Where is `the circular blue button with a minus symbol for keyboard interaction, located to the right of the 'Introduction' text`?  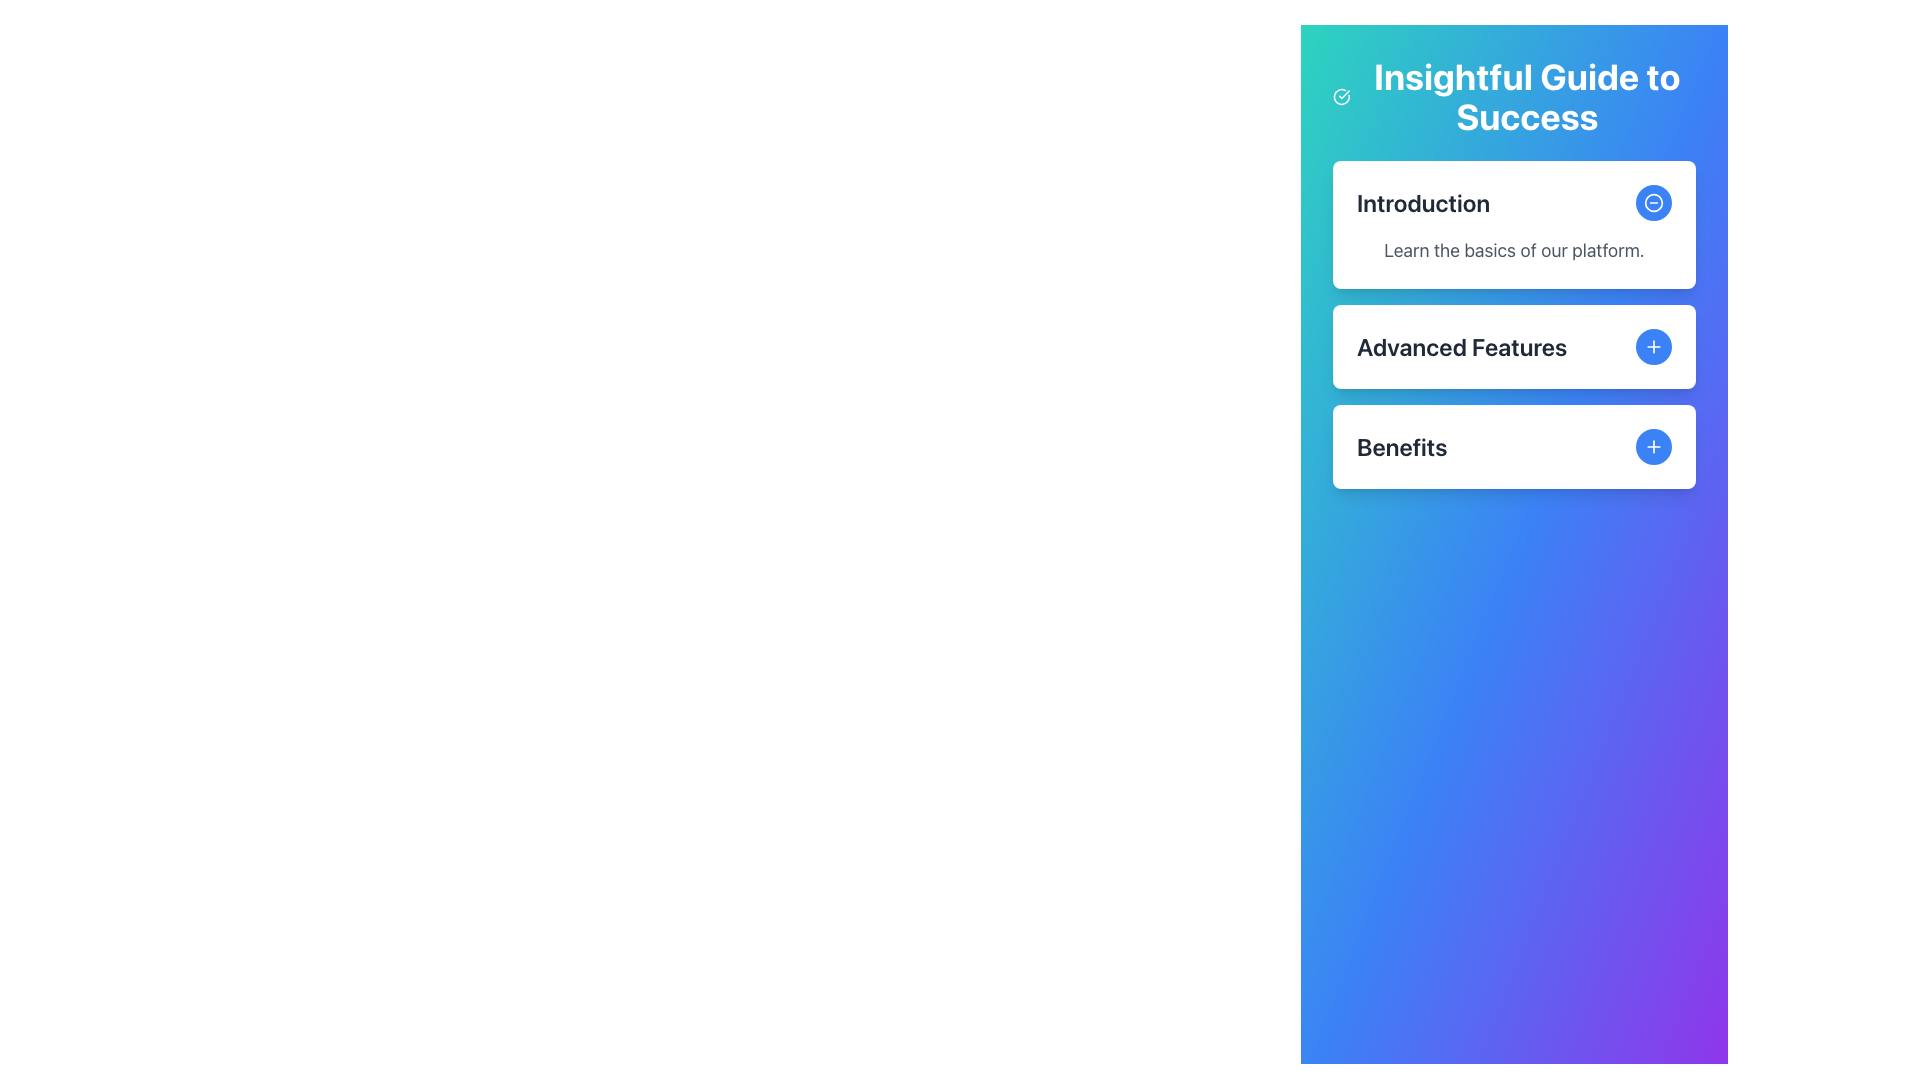
the circular blue button with a minus symbol for keyboard interaction, located to the right of the 'Introduction' text is located at coordinates (1654, 203).